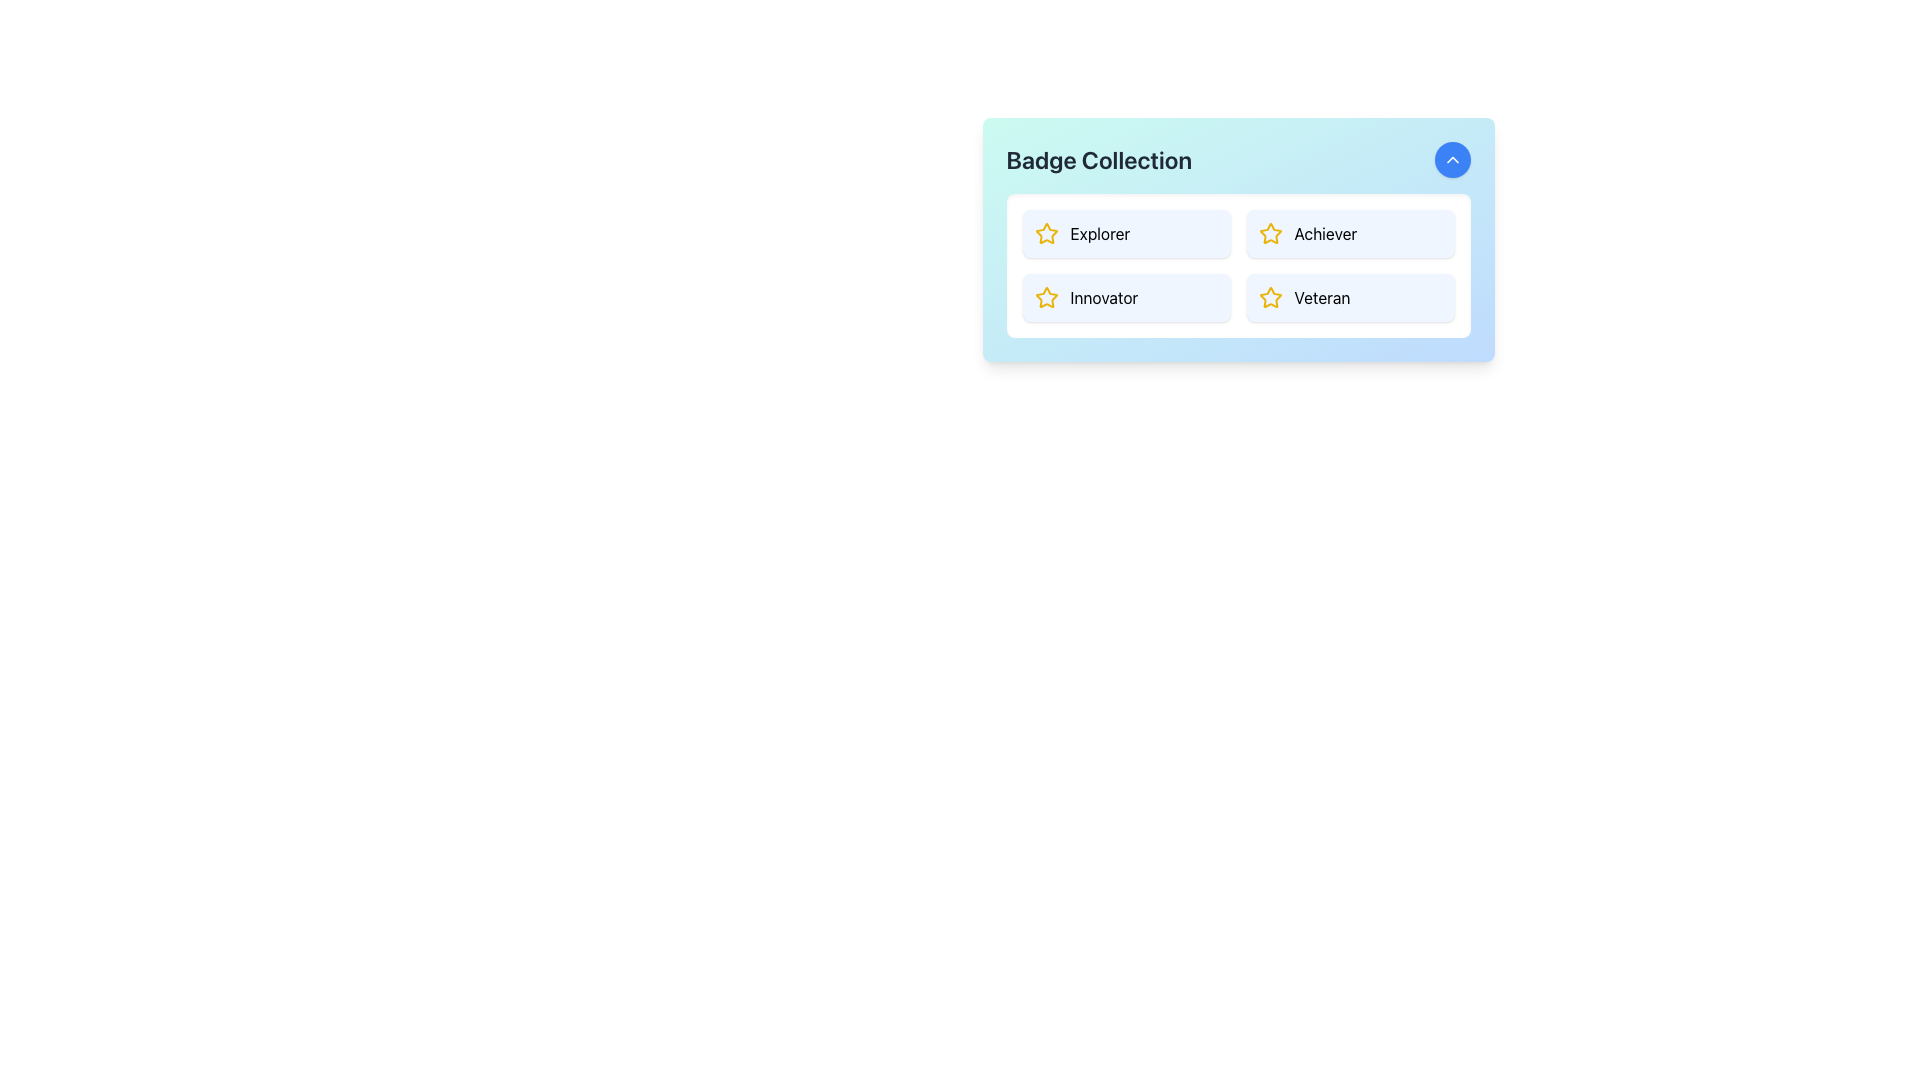  I want to click on the 'Achiever' badge icon located, so click(1269, 231).